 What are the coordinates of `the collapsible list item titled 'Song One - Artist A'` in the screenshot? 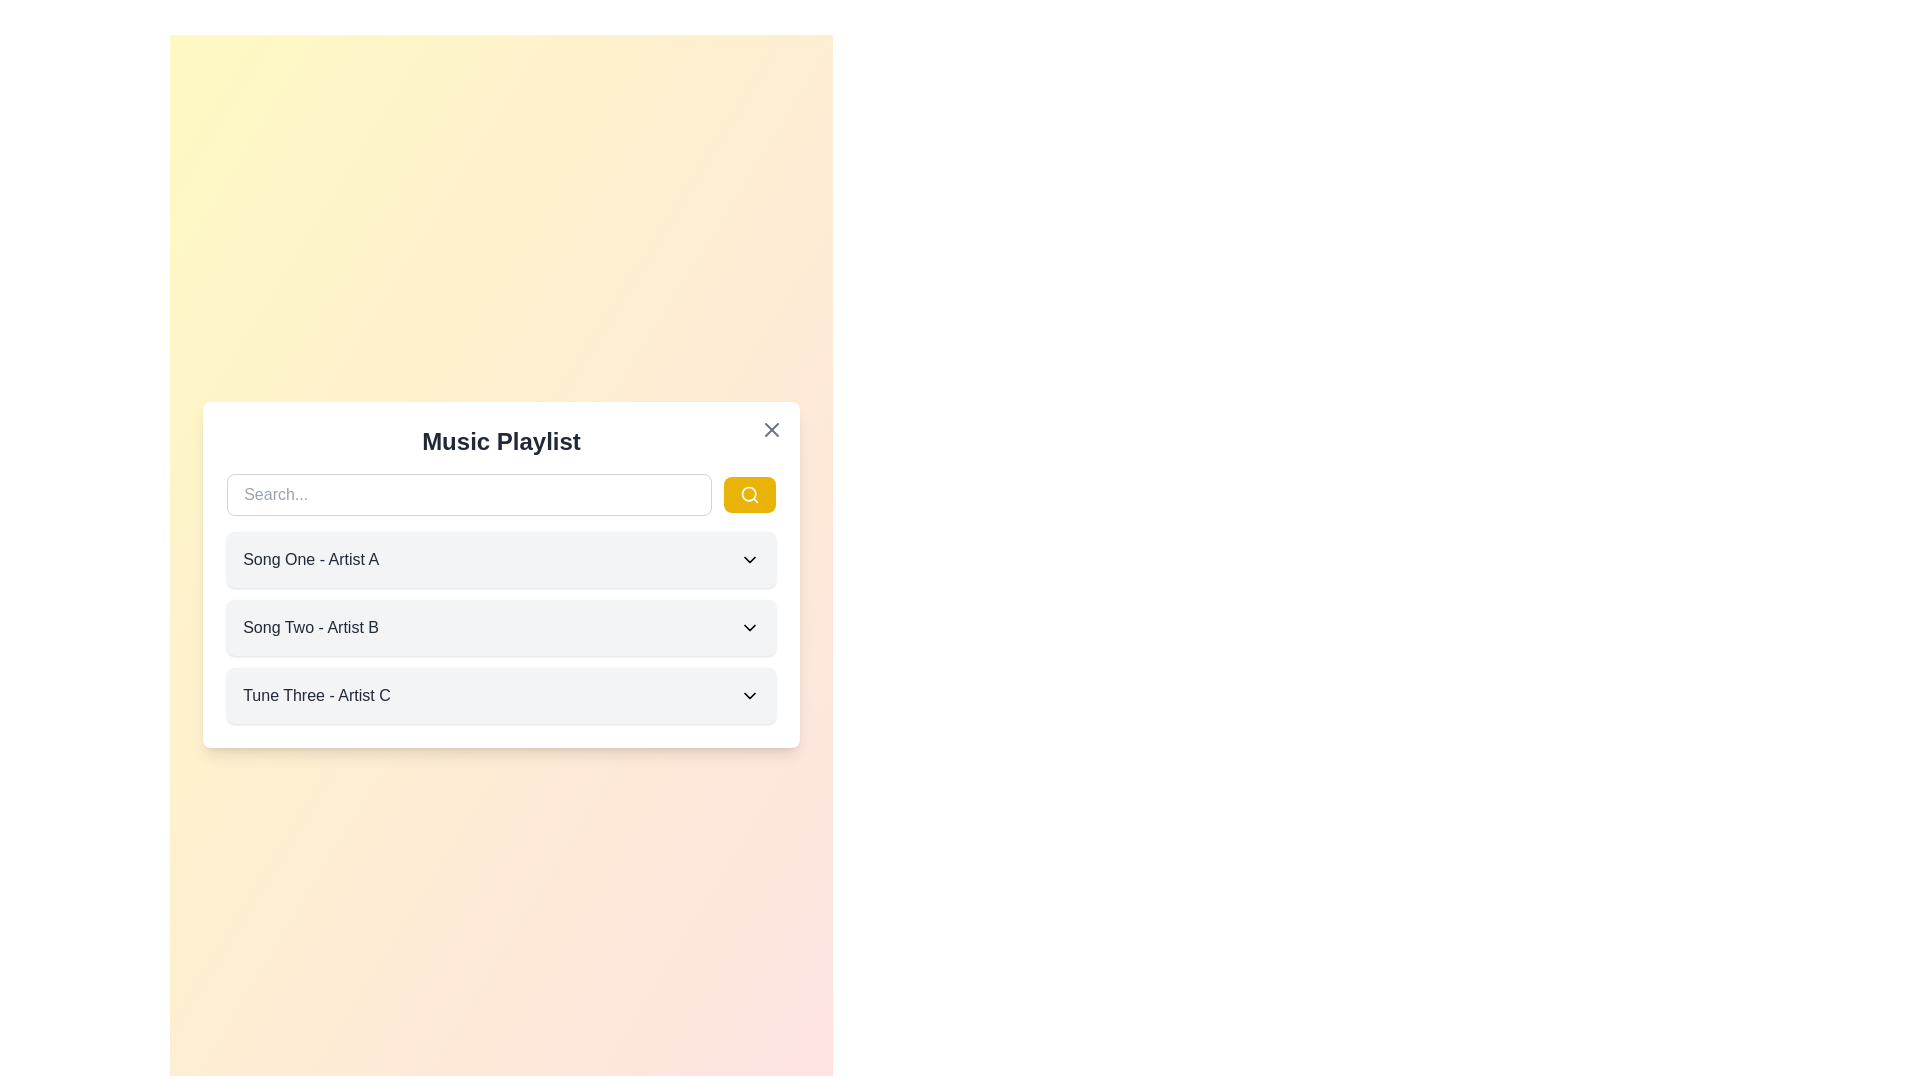 It's located at (501, 559).